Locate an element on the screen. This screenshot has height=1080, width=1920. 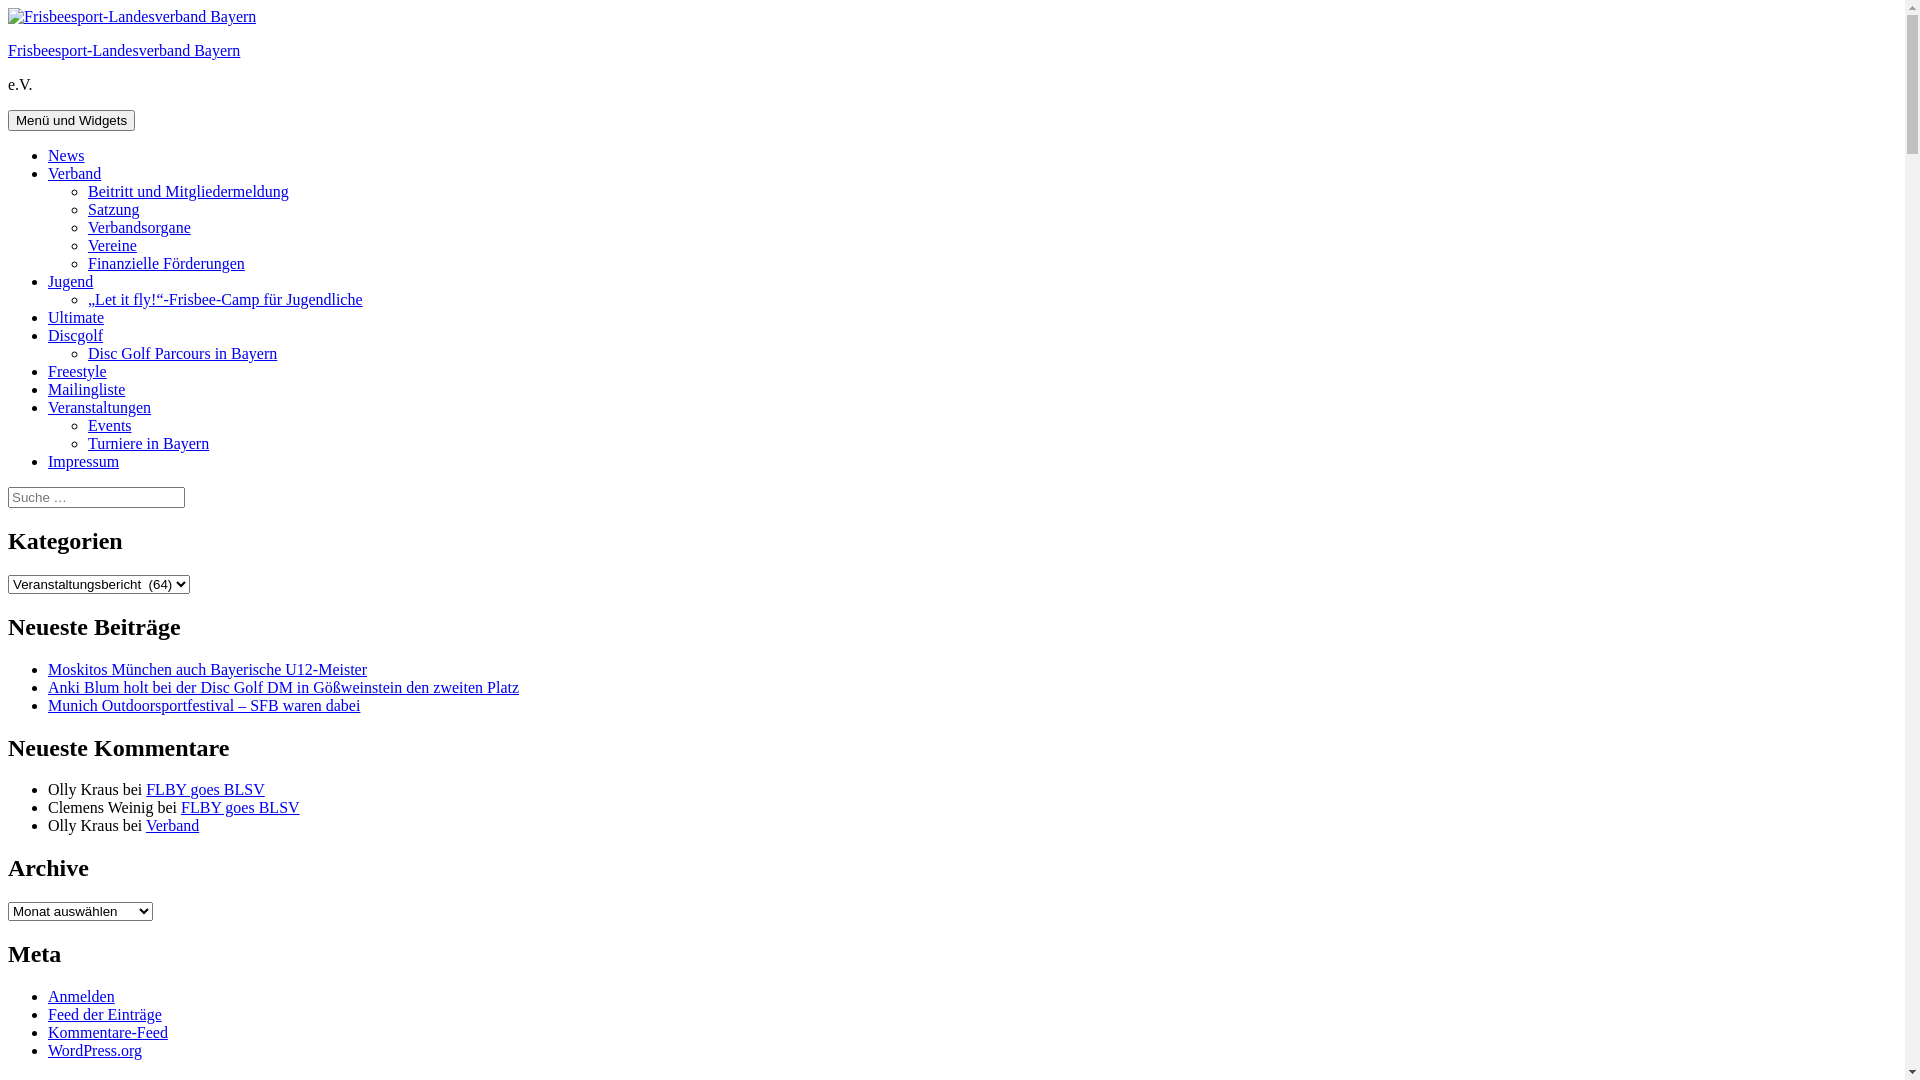
'Turniere in Bayern' is located at coordinates (147, 442).